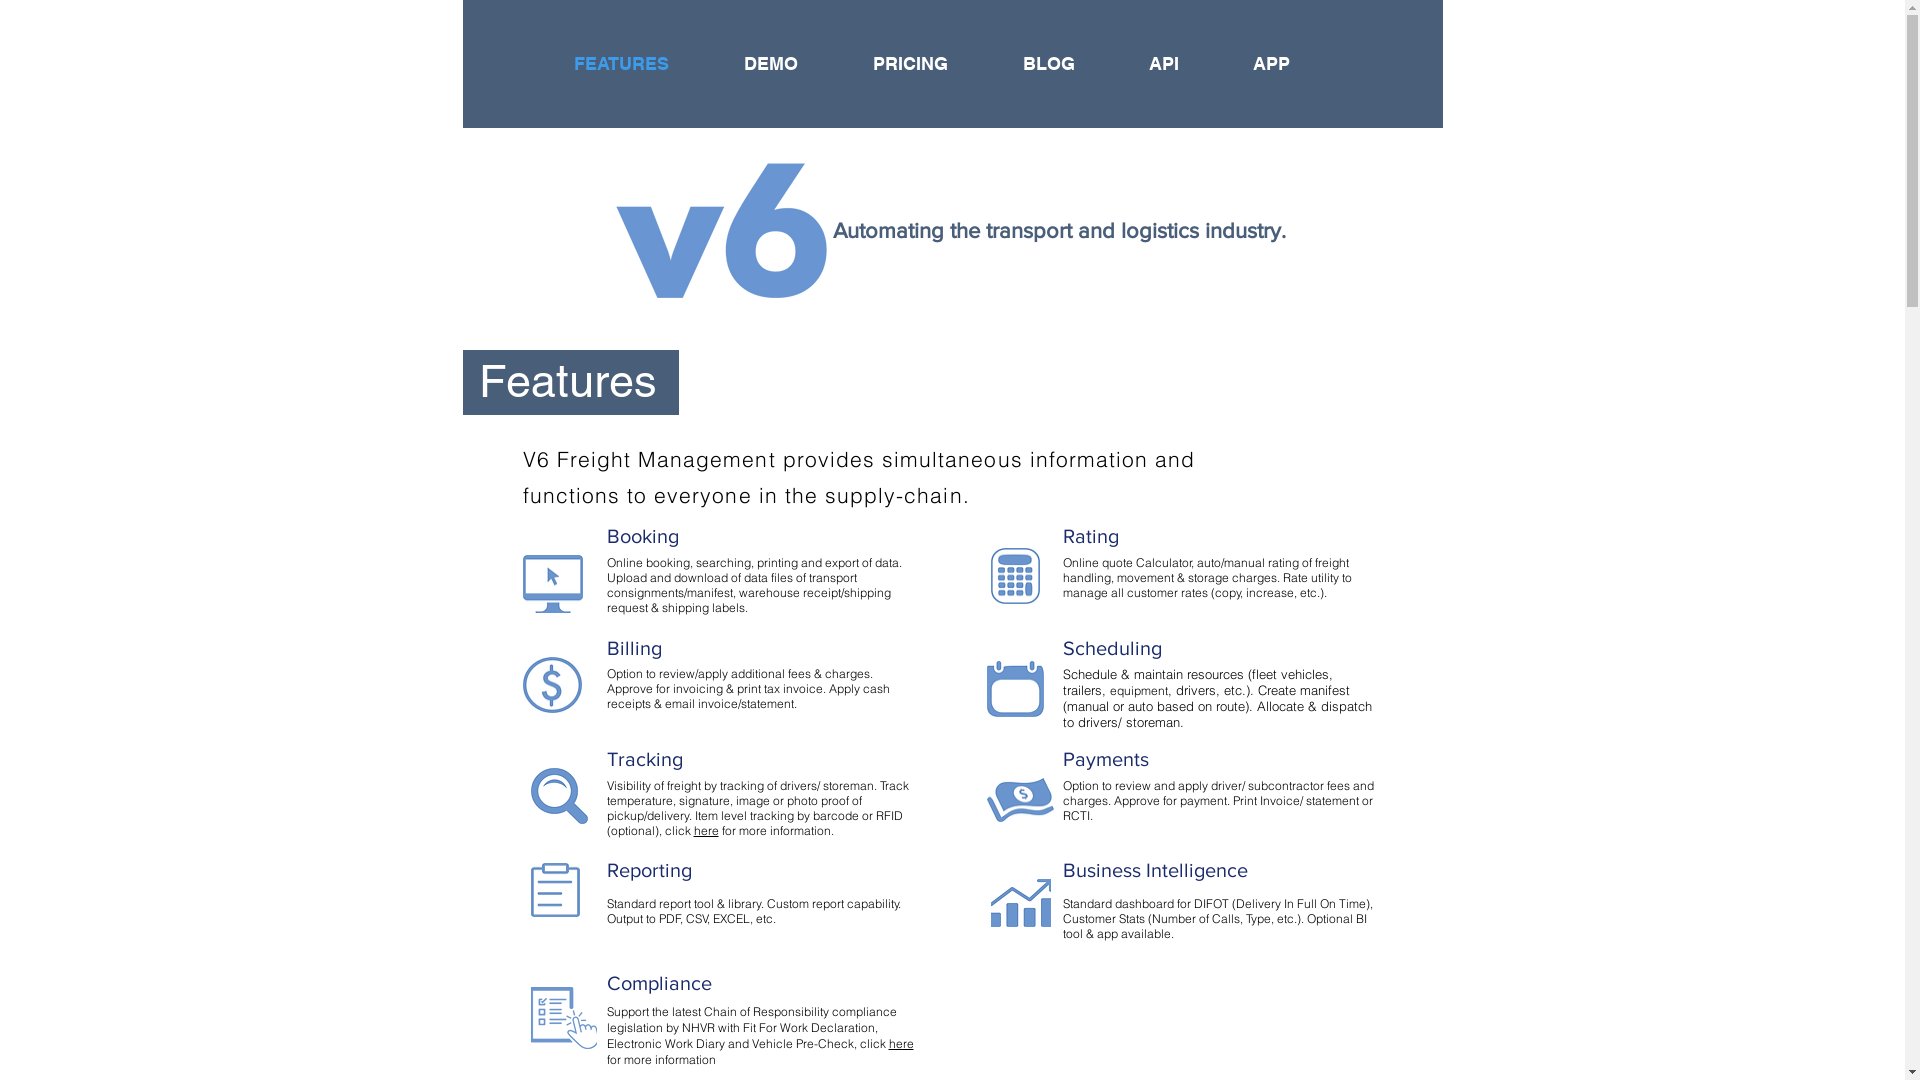 This screenshot has width=1920, height=1080. I want to click on 'BLOG', so click(1069, 63).